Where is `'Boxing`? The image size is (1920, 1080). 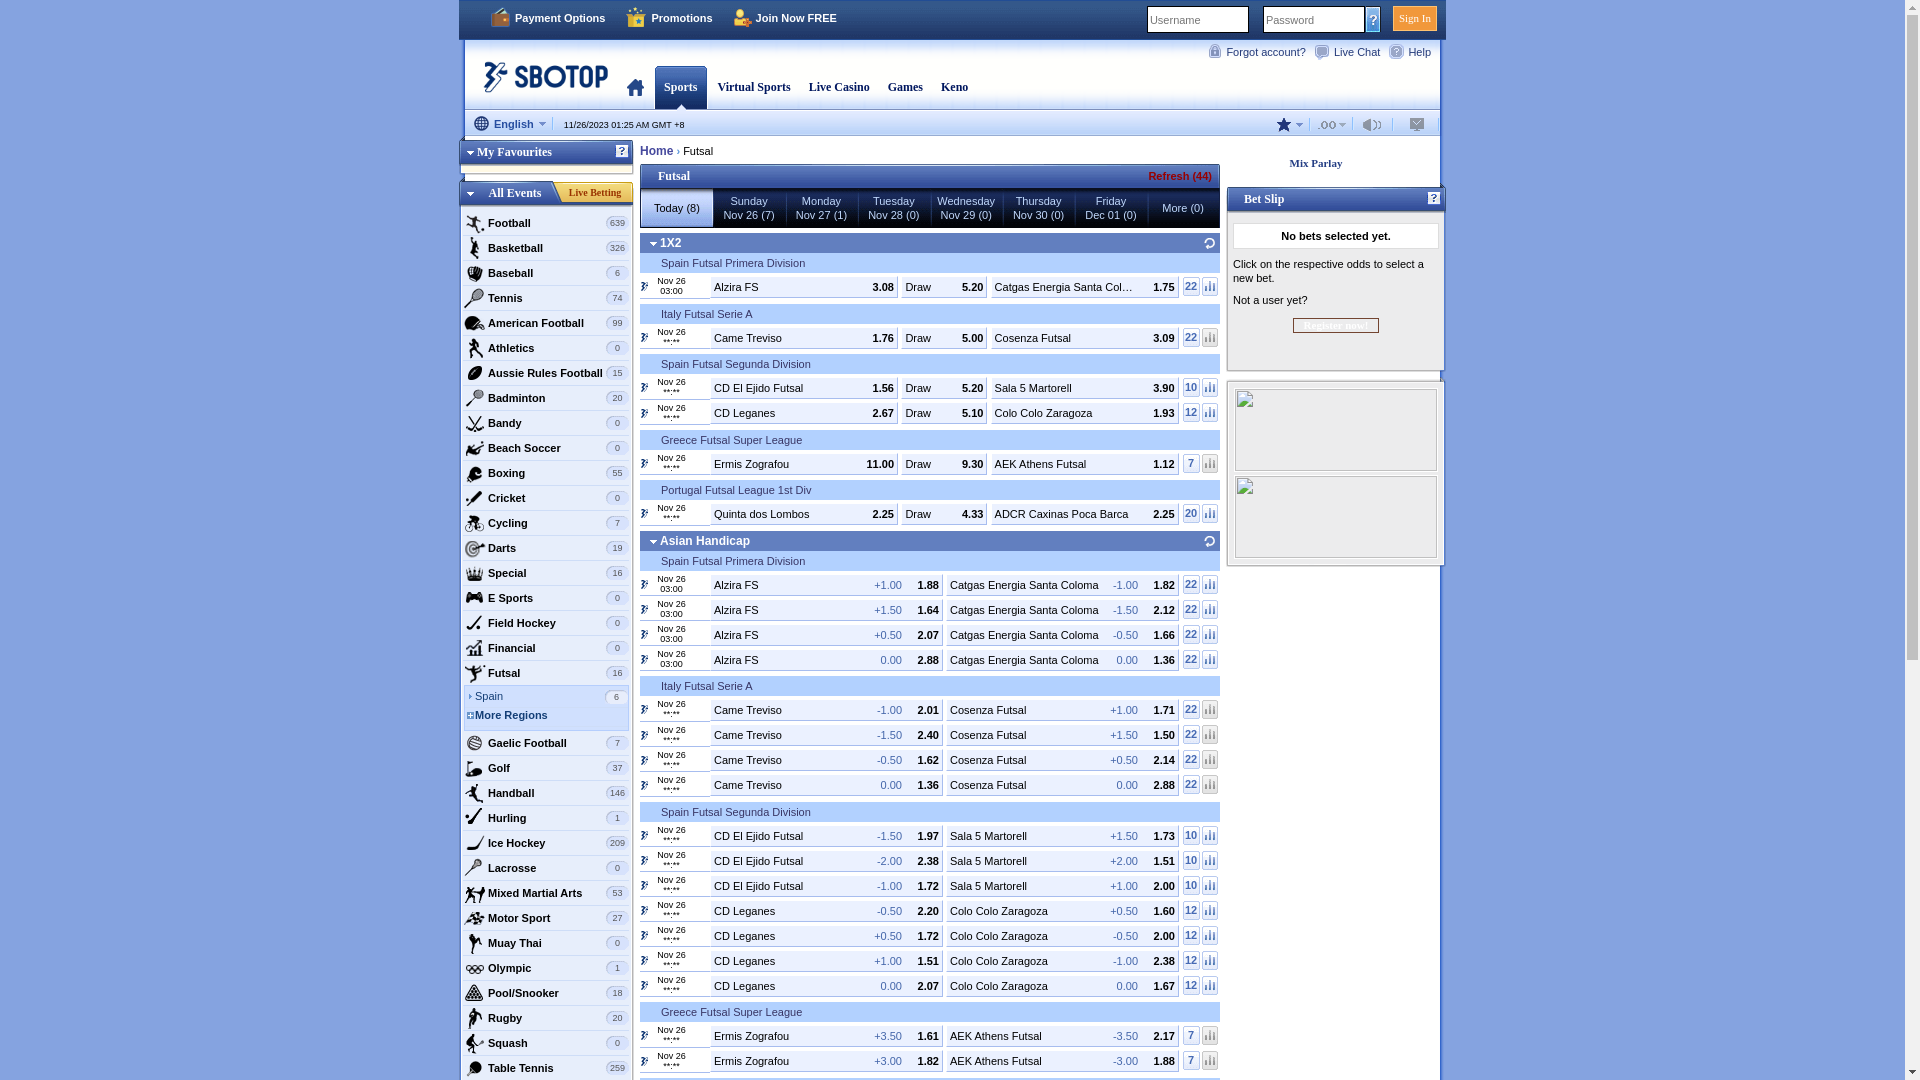 'Boxing is located at coordinates (546, 473).